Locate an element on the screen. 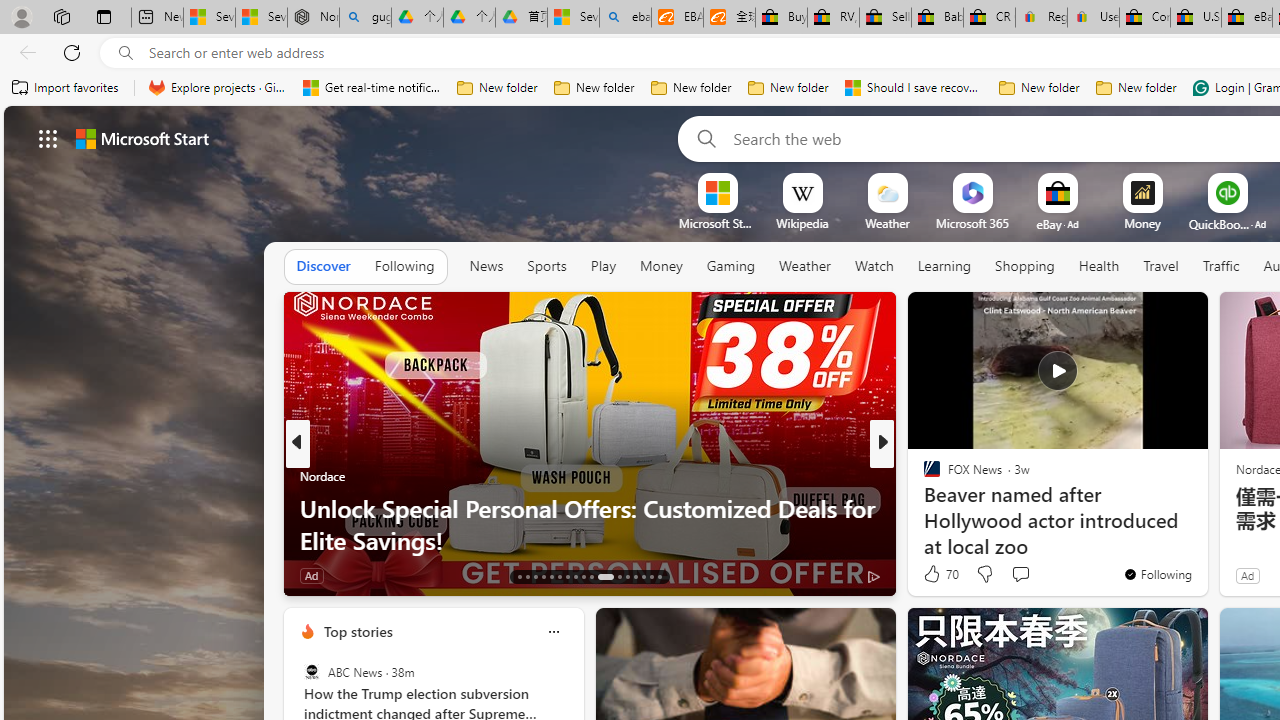  'You' is located at coordinates (1157, 573).